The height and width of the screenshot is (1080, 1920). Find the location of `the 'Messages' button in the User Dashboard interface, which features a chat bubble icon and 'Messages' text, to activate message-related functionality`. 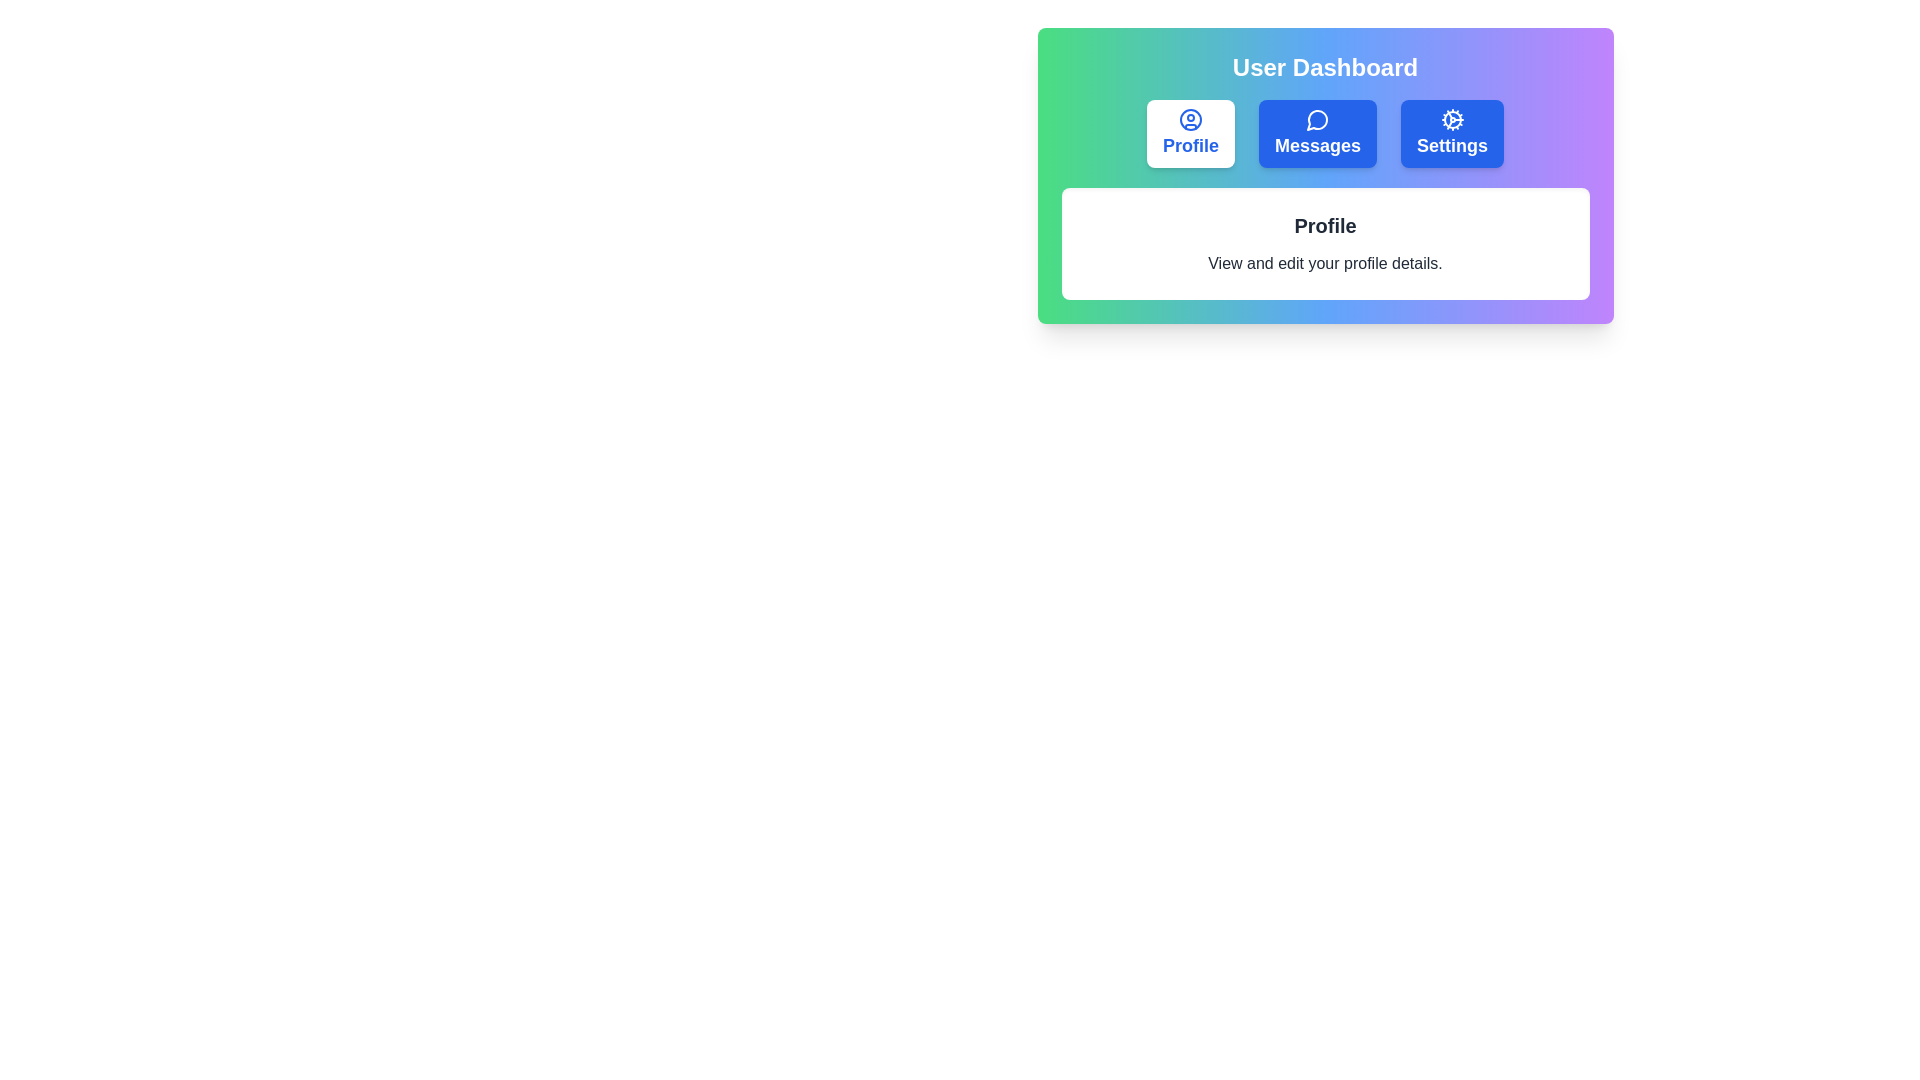

the 'Messages' button in the User Dashboard interface, which features a chat bubble icon and 'Messages' text, to activate message-related functionality is located at coordinates (1318, 134).